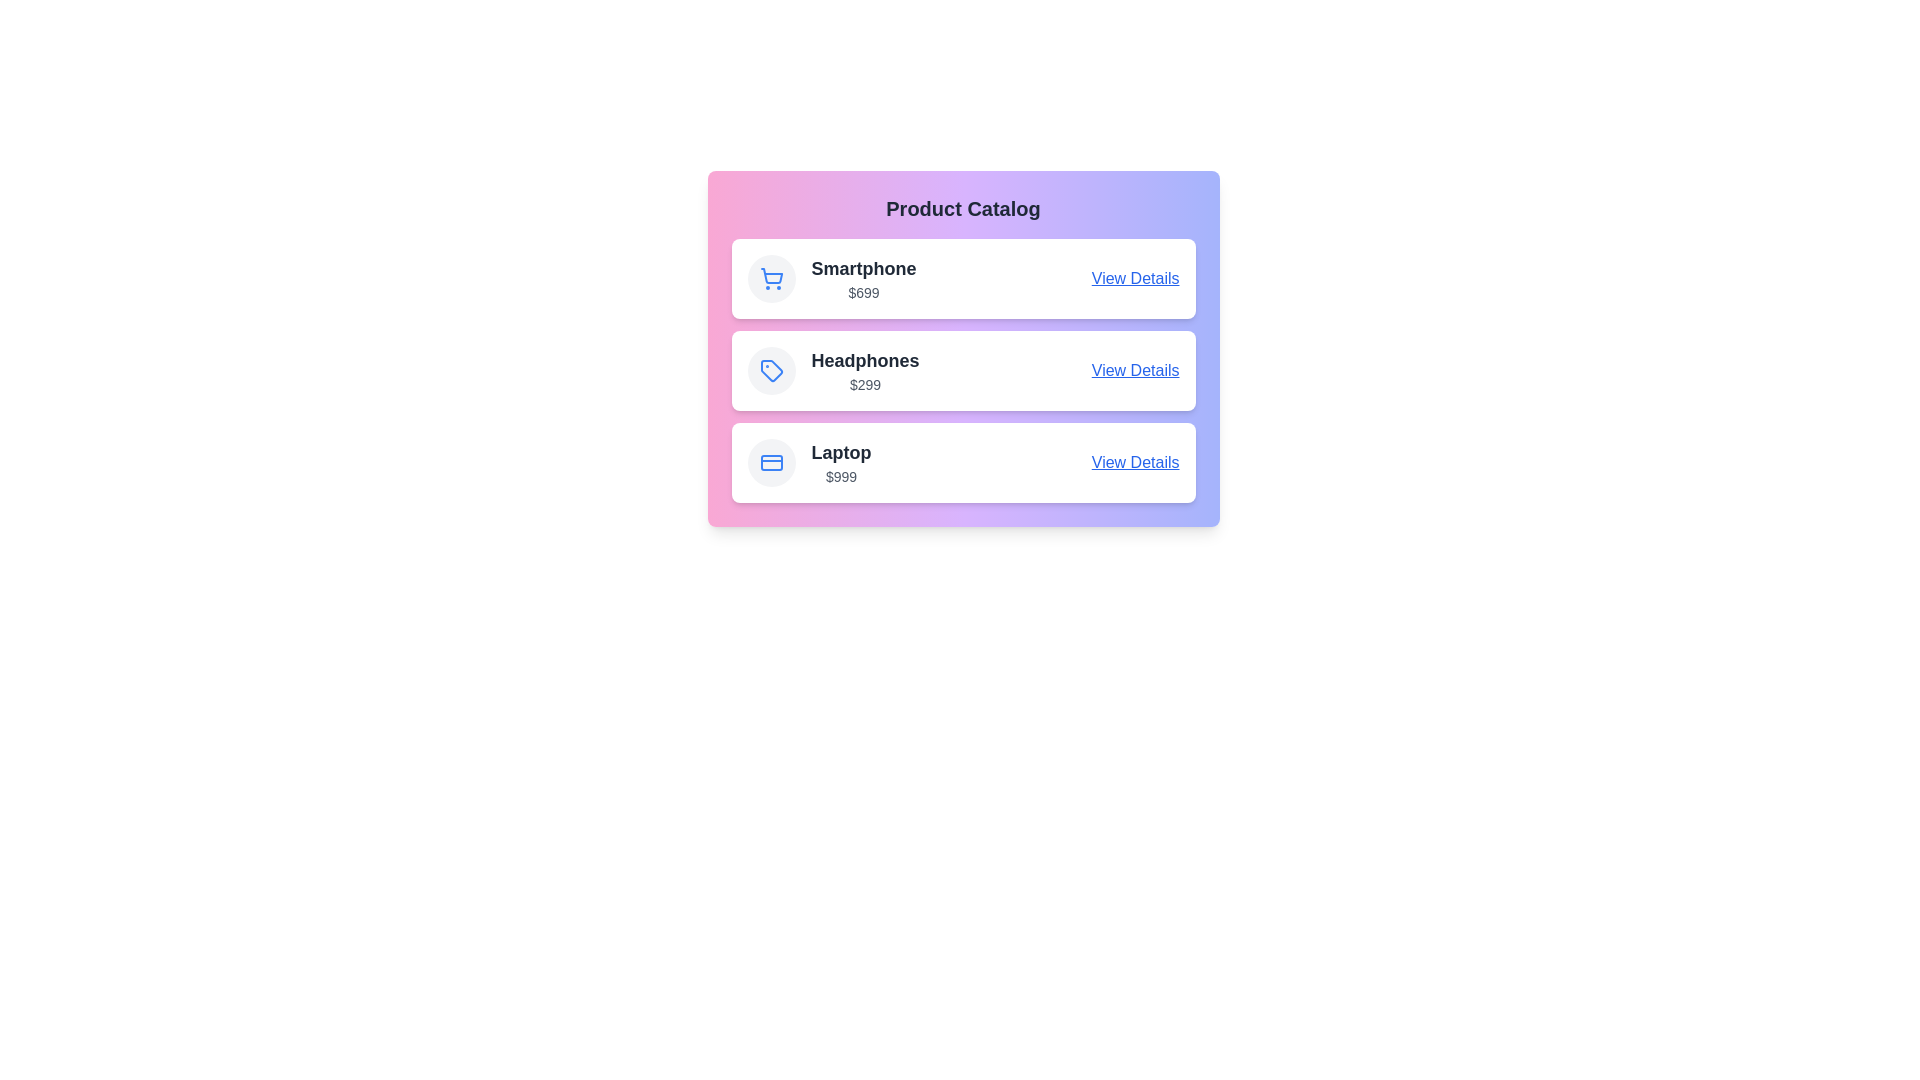  I want to click on the product item Laptop to observe its hover effect, so click(963, 462).